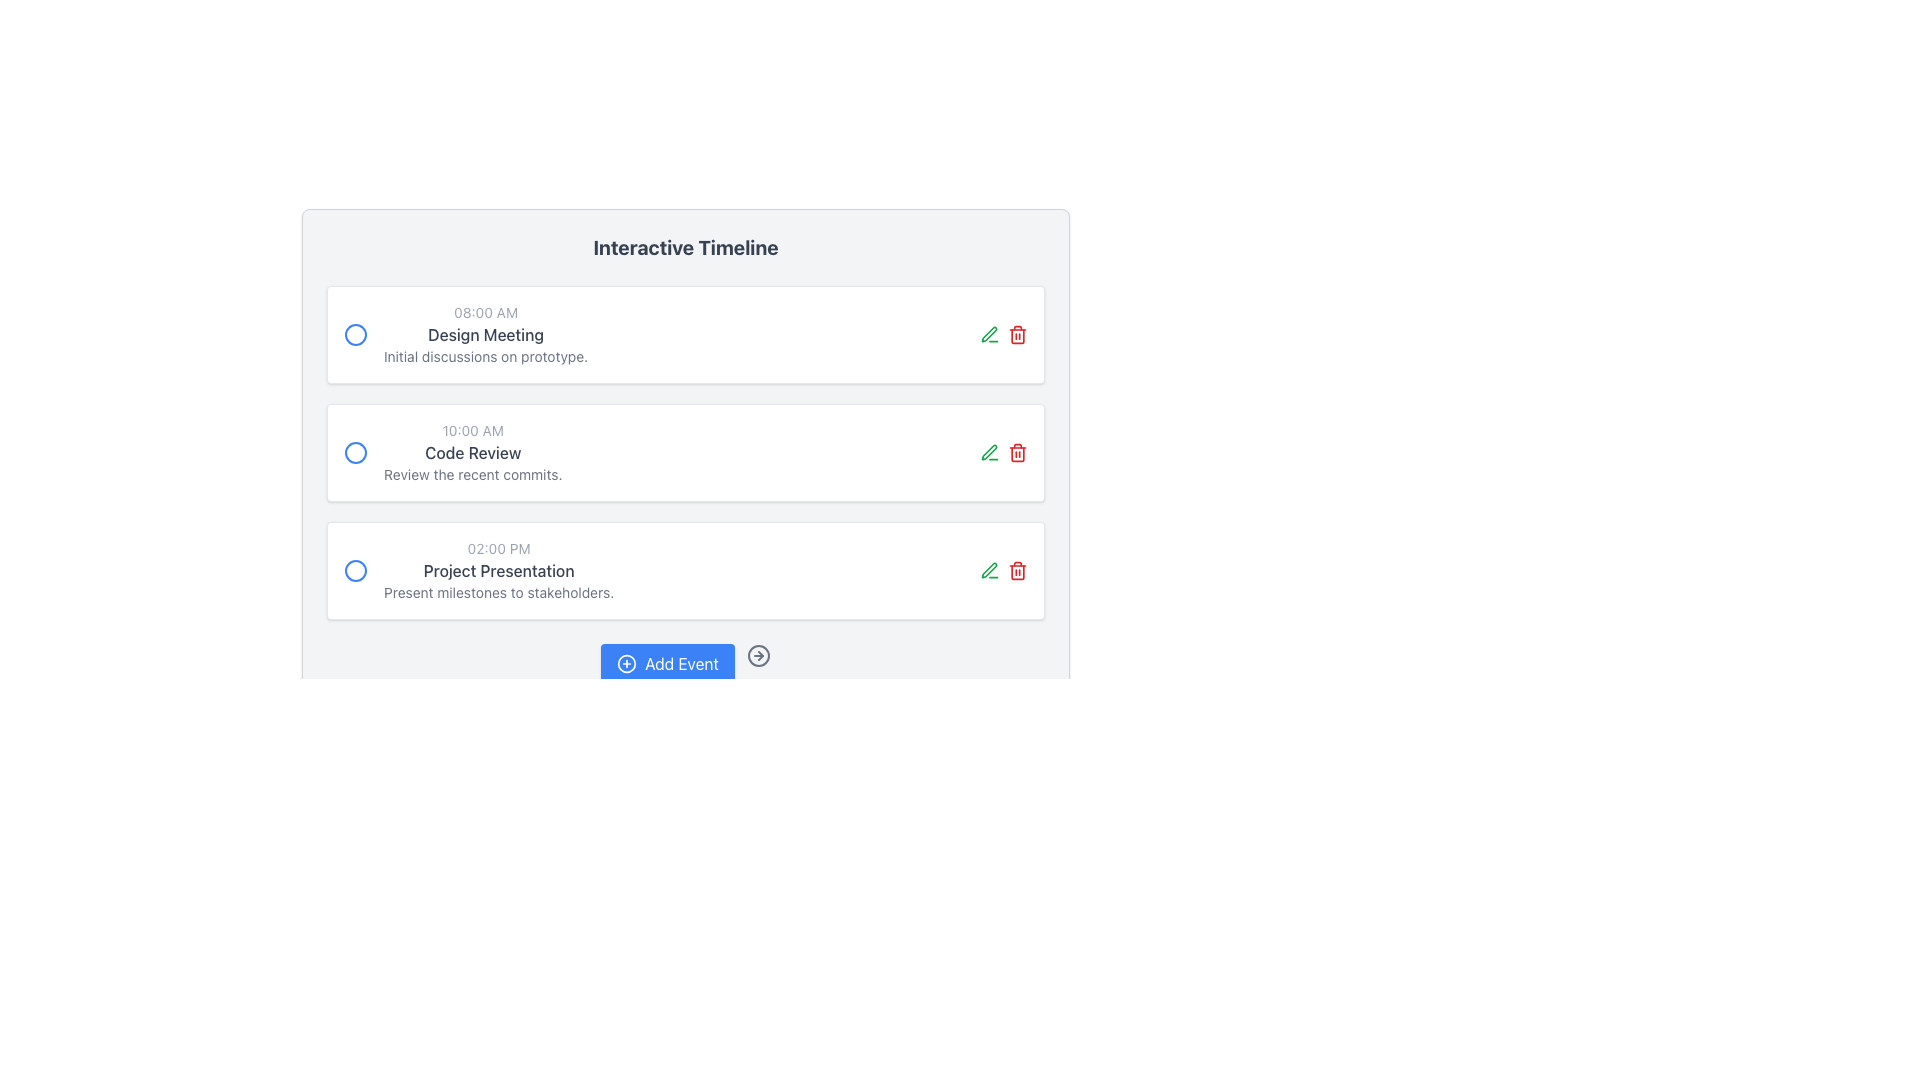  What do you see at coordinates (1017, 570) in the screenshot?
I see `the delete button located on the right side of the third entry in the interactive timeline list` at bounding box center [1017, 570].